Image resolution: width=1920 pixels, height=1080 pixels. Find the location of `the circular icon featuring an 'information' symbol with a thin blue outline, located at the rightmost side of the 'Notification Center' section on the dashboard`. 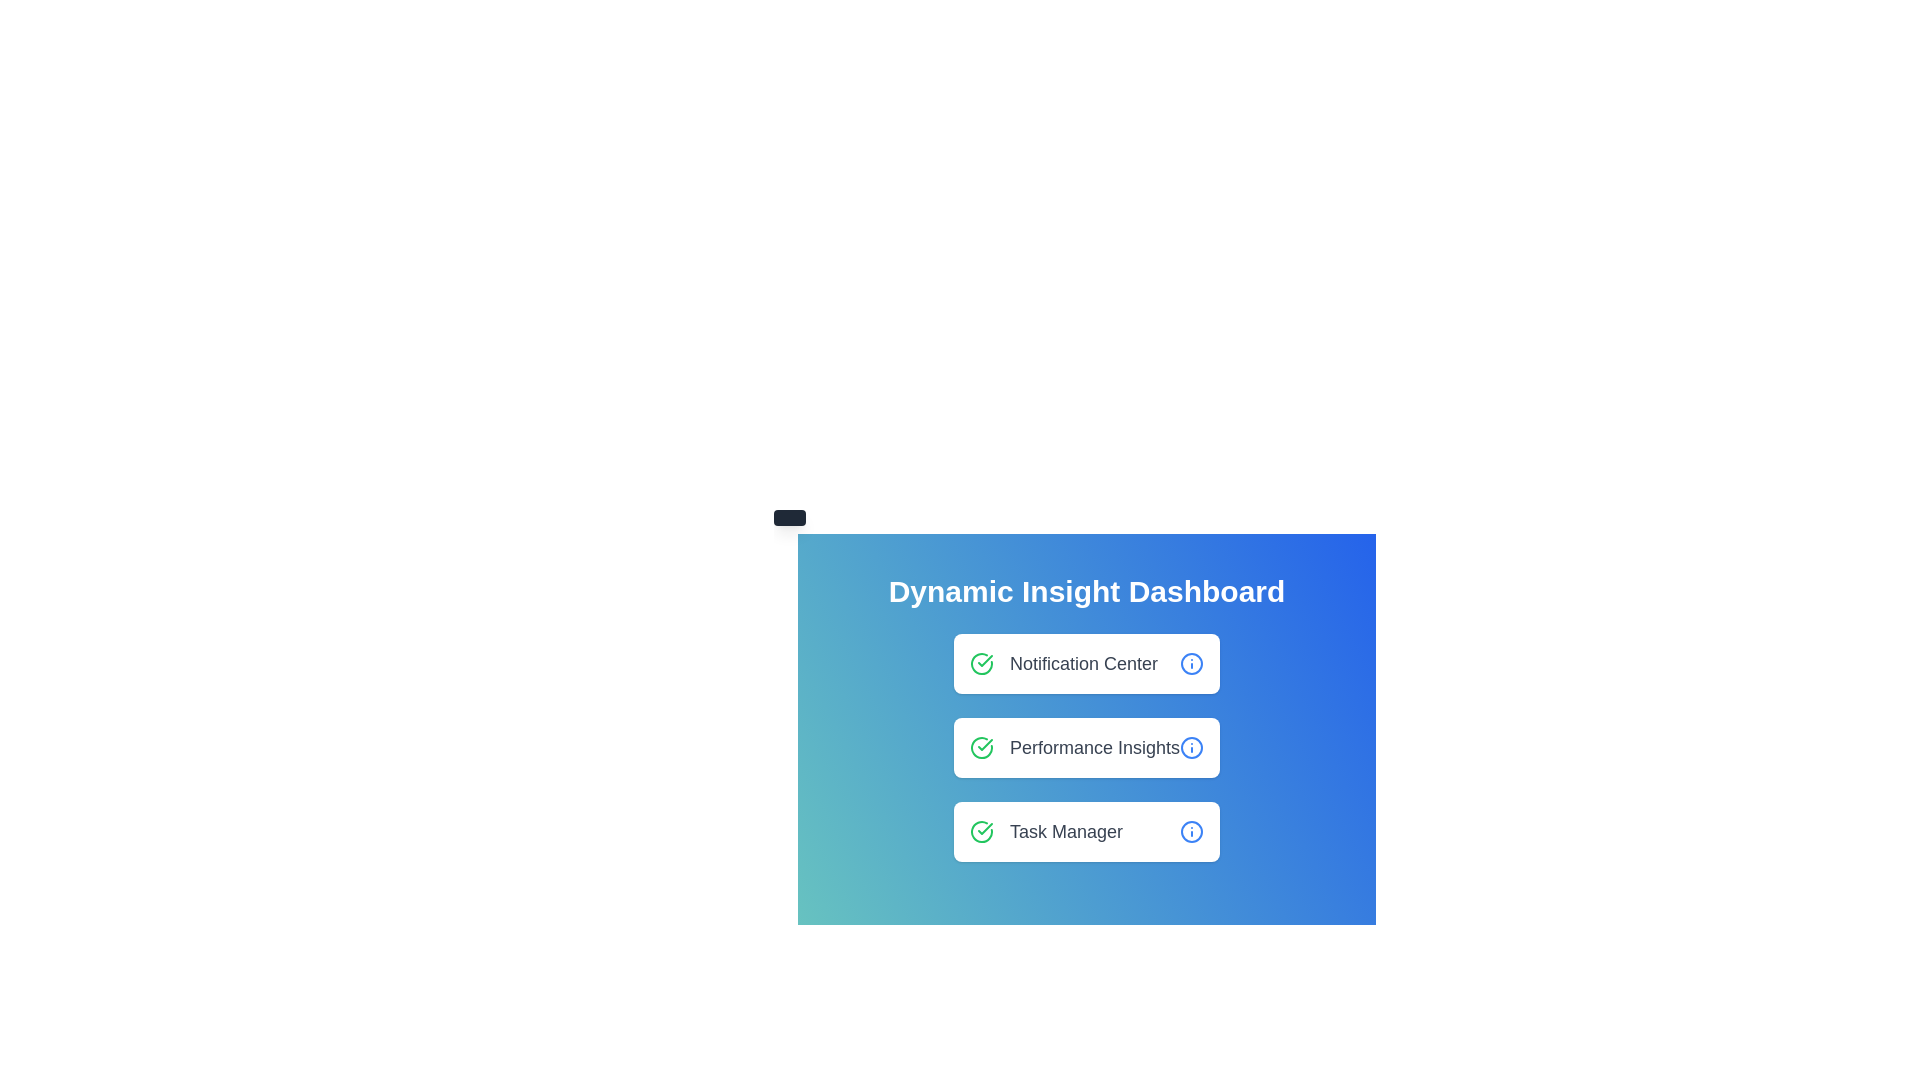

the circular icon featuring an 'information' symbol with a thin blue outline, located at the rightmost side of the 'Notification Center' section on the dashboard is located at coordinates (1191, 663).